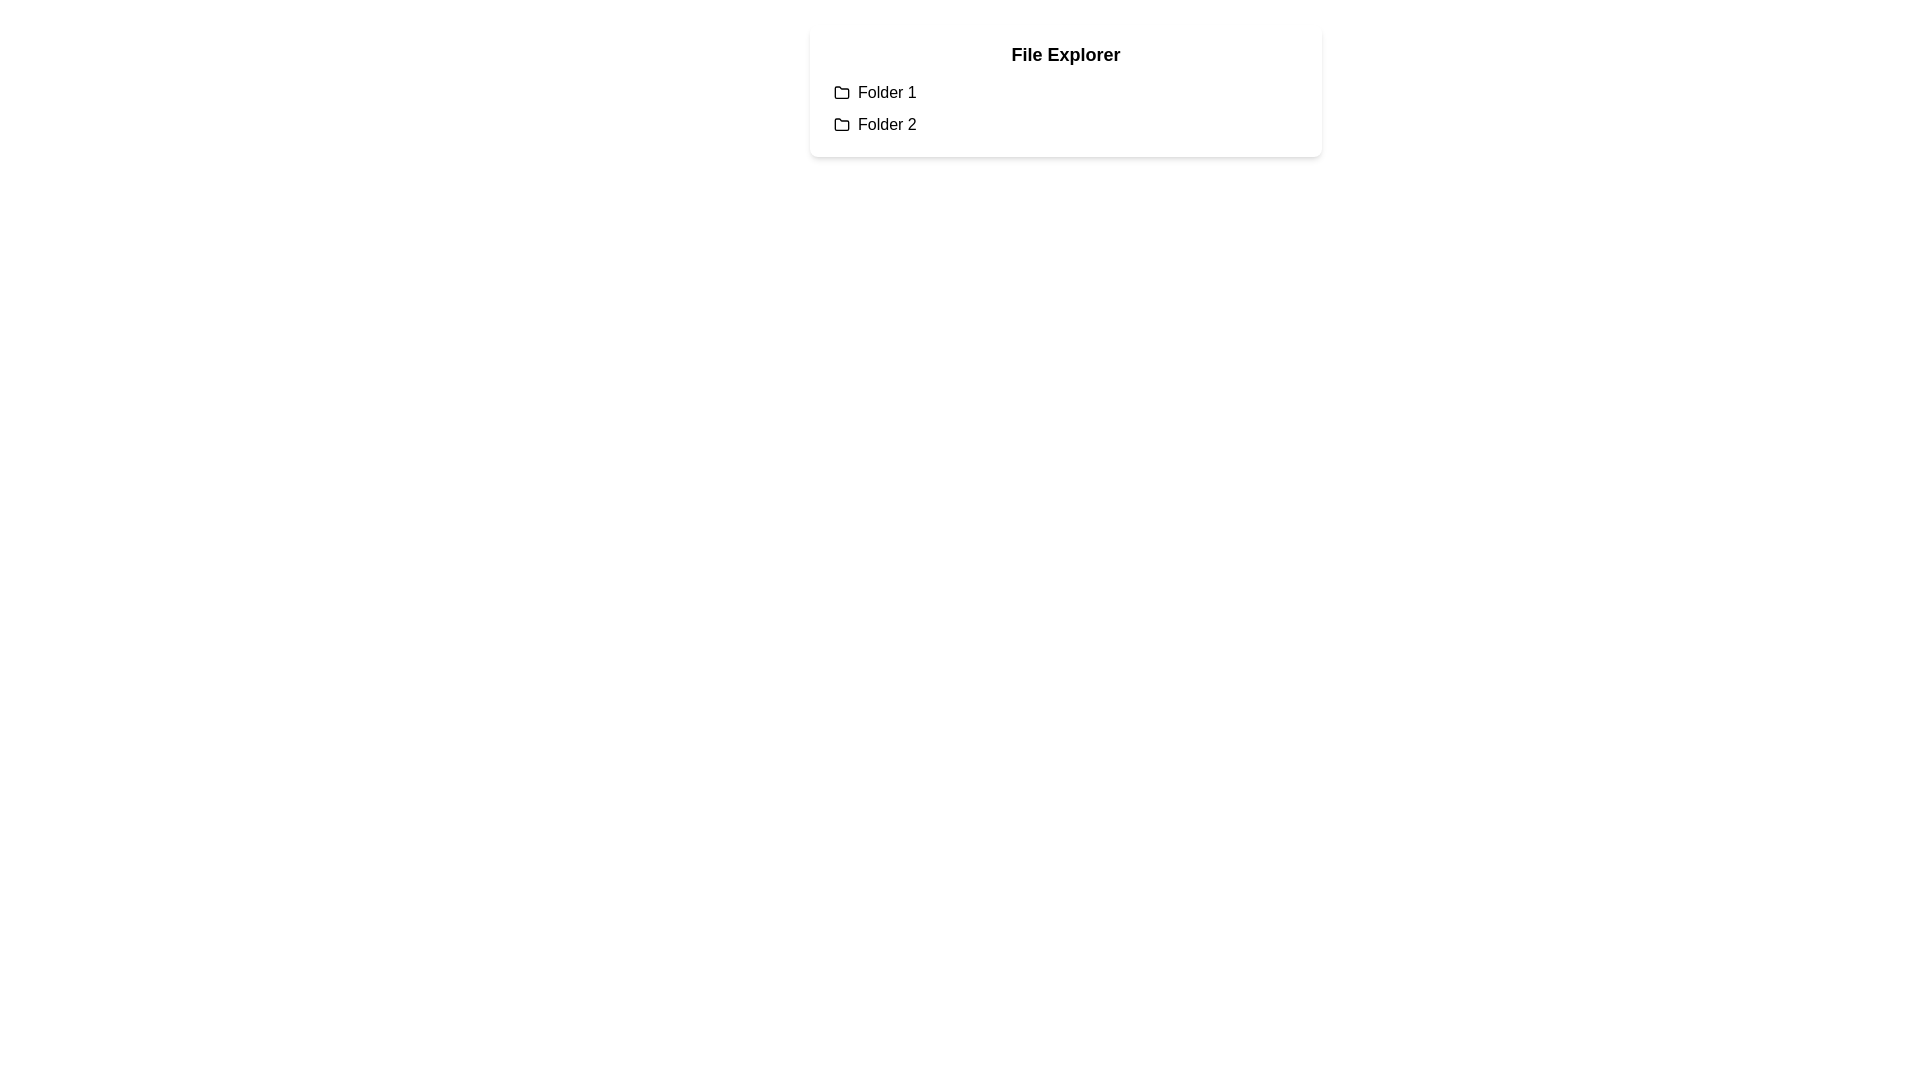 The image size is (1920, 1080). What do you see at coordinates (886, 124) in the screenshot?
I see `the text label reading 'Folder 2' that is styled in a standard sans-serif font and located under the 'File Explorer' heading, aligned with a folder icon` at bounding box center [886, 124].